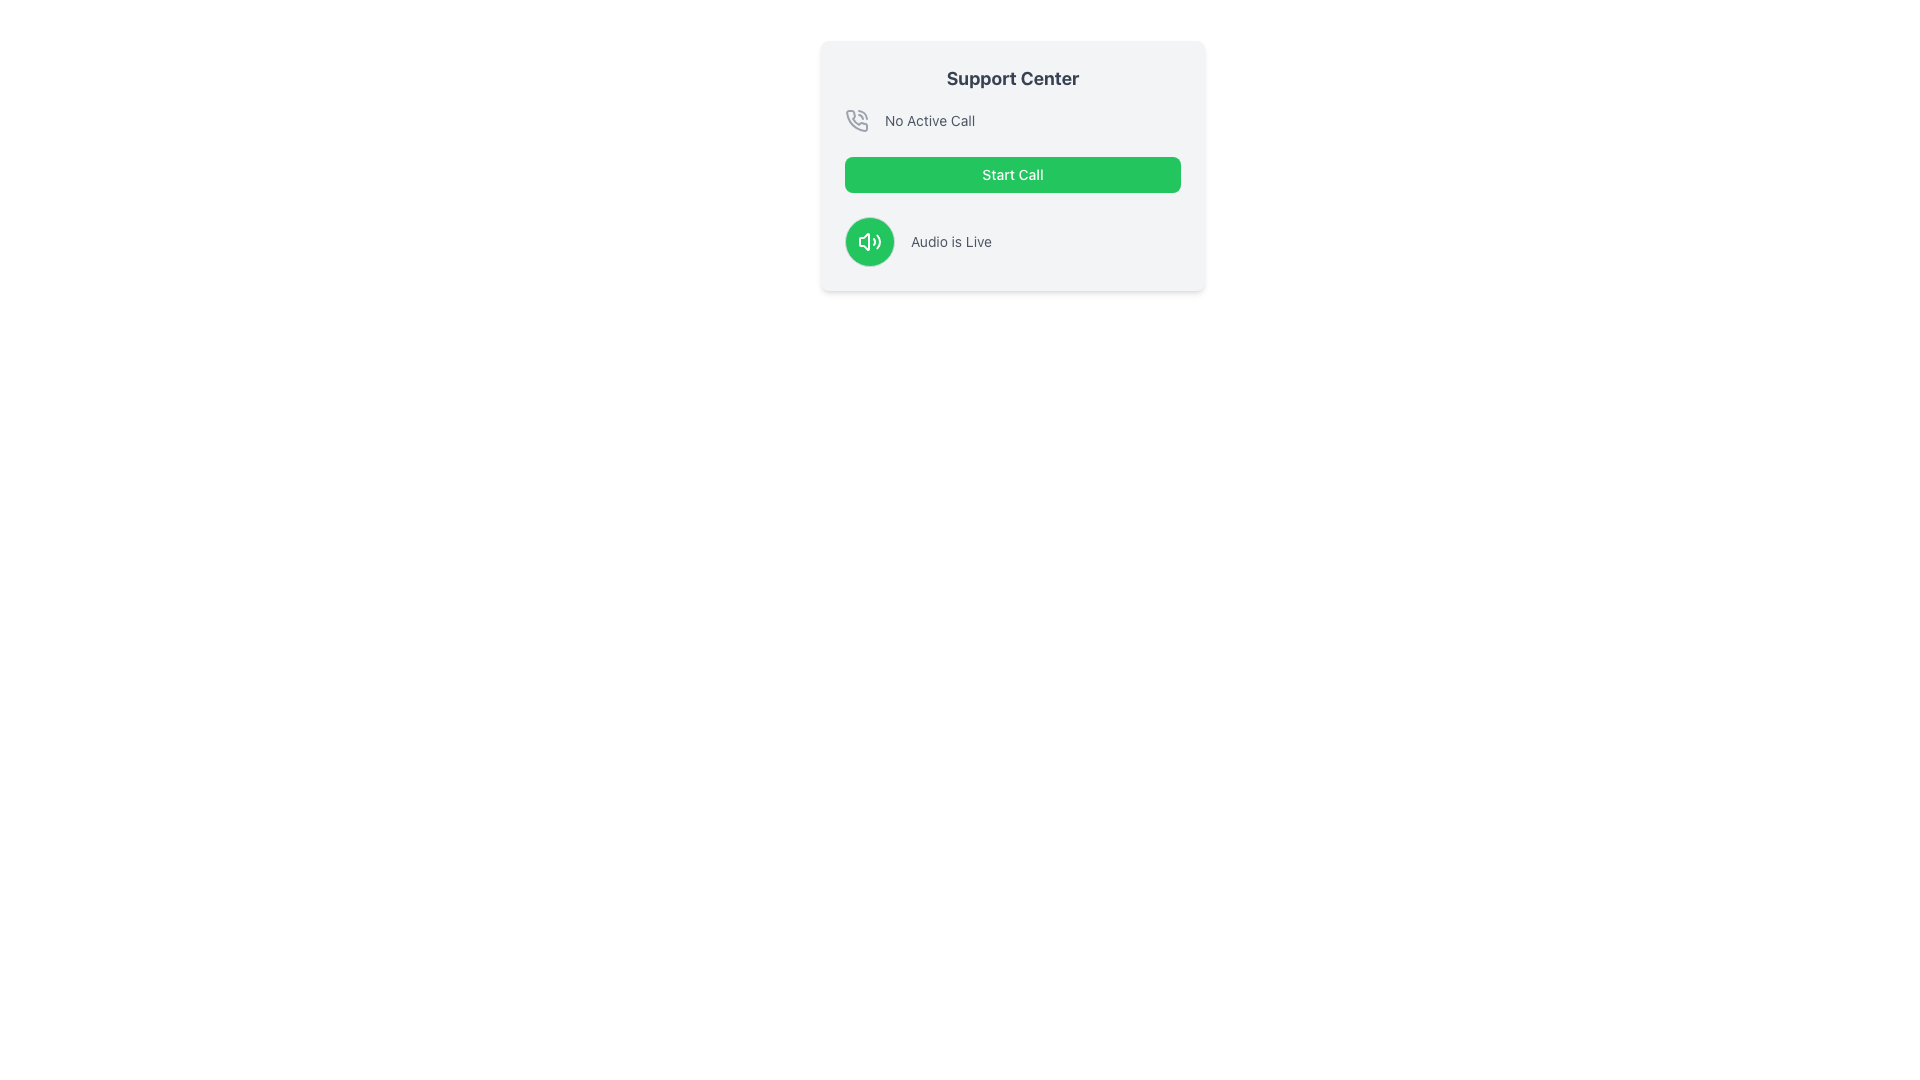 Image resolution: width=1920 pixels, height=1080 pixels. What do you see at coordinates (1012, 164) in the screenshot?
I see `the 'Start Call' button, which is a rectangular button with rounded corners, filled with vibrant green color and labeled in white text` at bounding box center [1012, 164].